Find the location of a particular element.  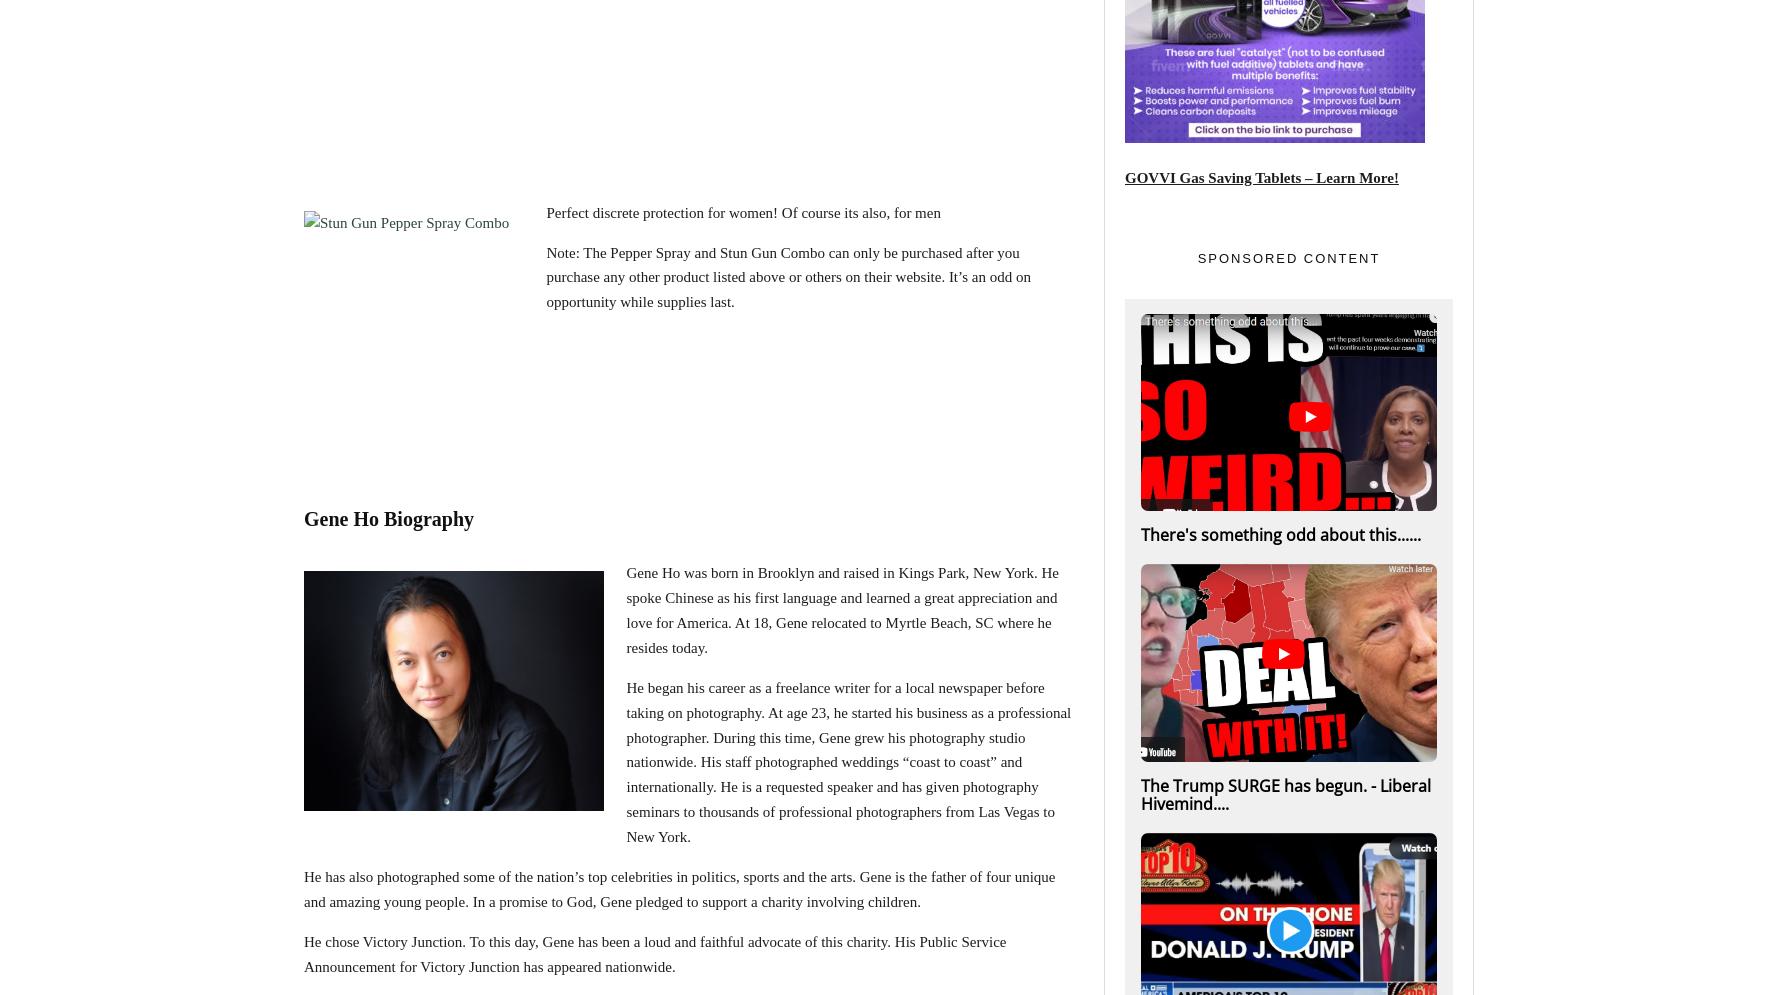

'Sponsored Content' is located at coordinates (1288, 257).